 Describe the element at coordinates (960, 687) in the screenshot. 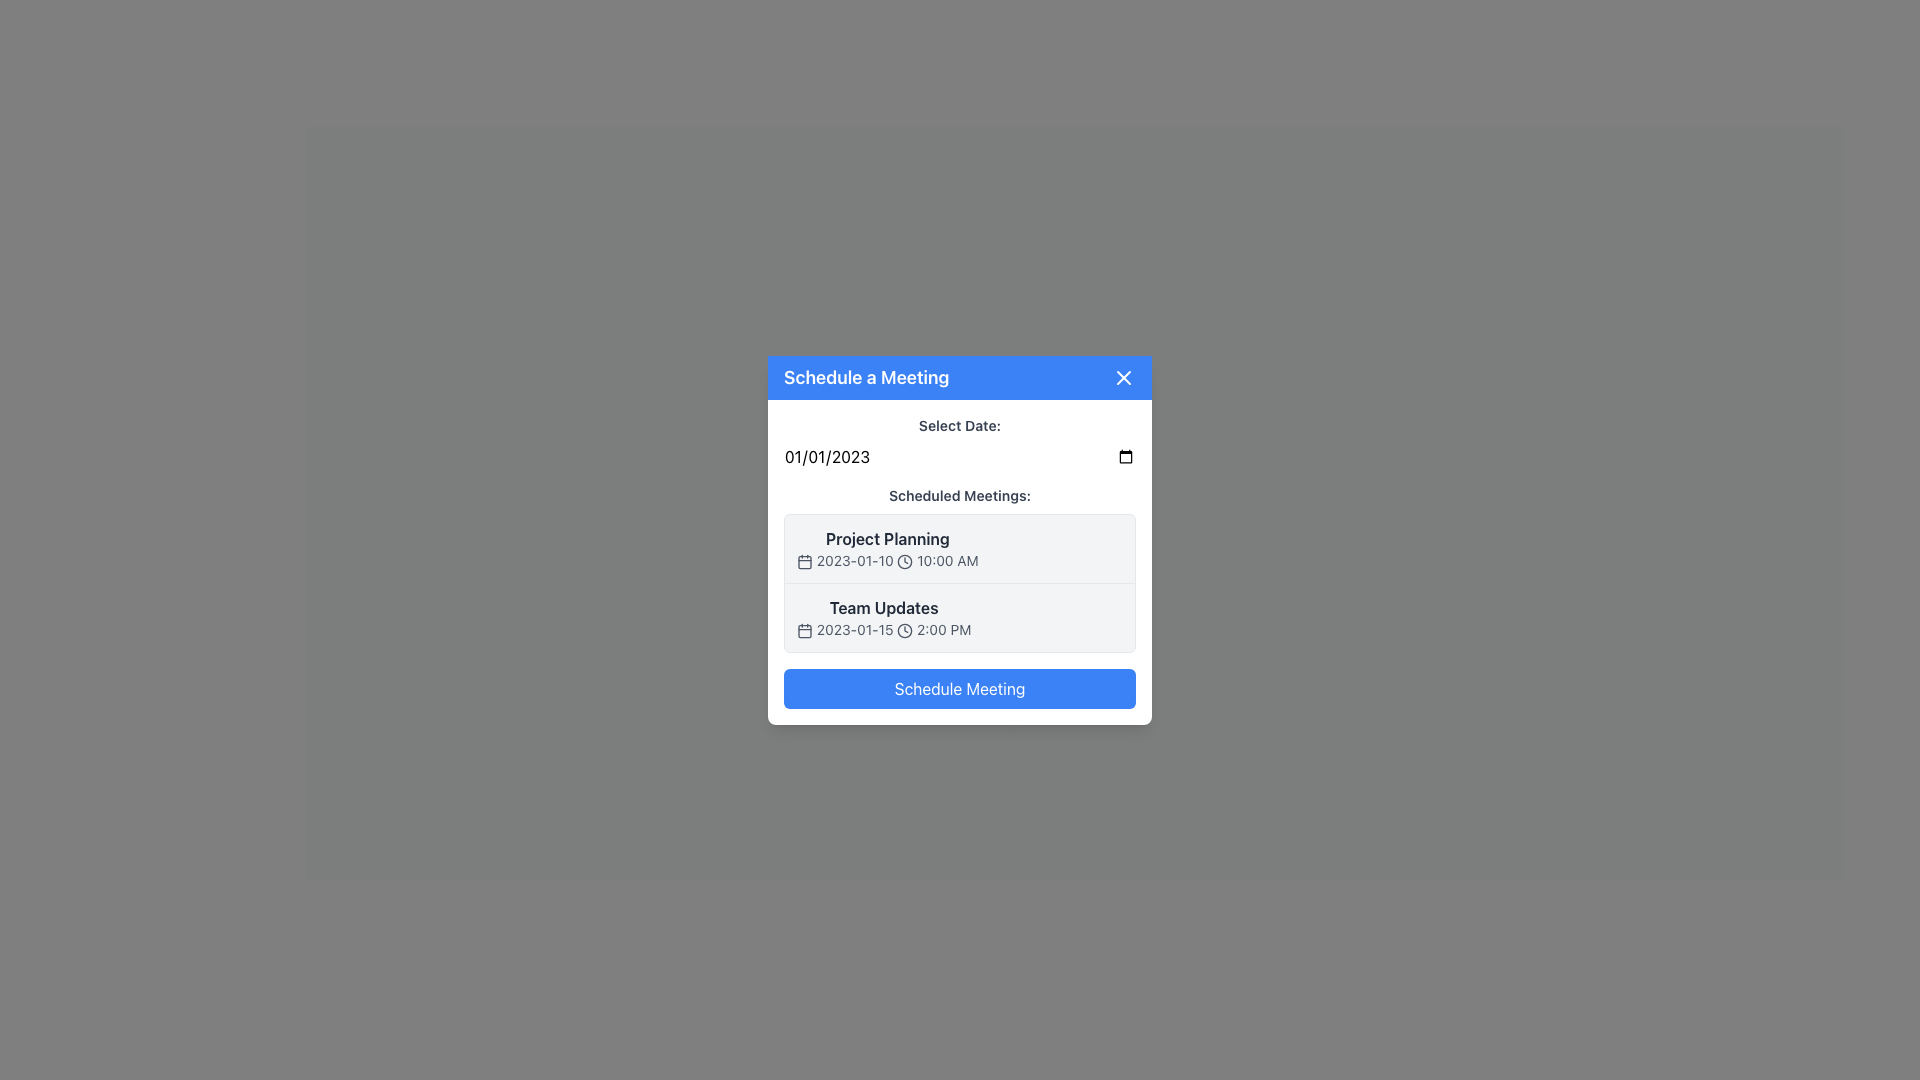

I see `the schedule new meeting button located at the bottom of the modal window` at that location.